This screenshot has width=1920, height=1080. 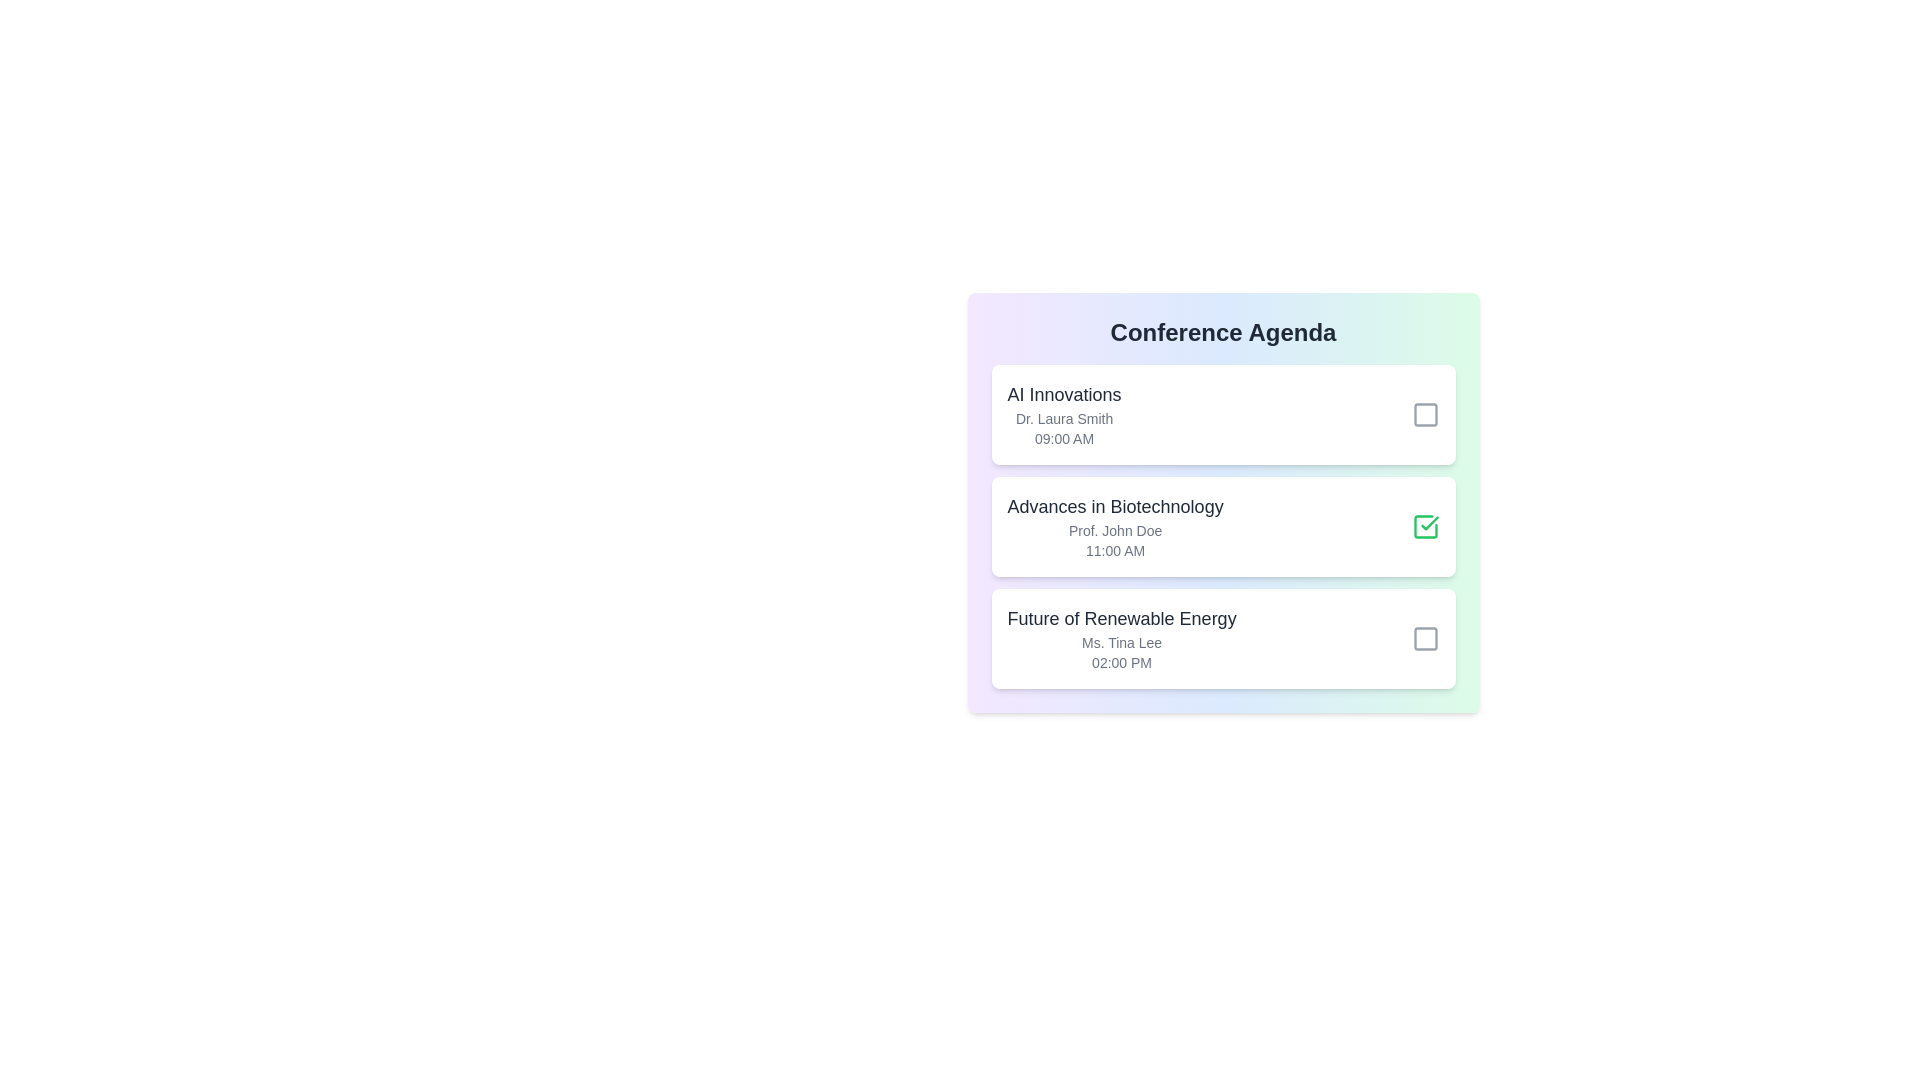 I want to click on the header labeled 'Conference Agenda' to interact with it, so click(x=1222, y=331).